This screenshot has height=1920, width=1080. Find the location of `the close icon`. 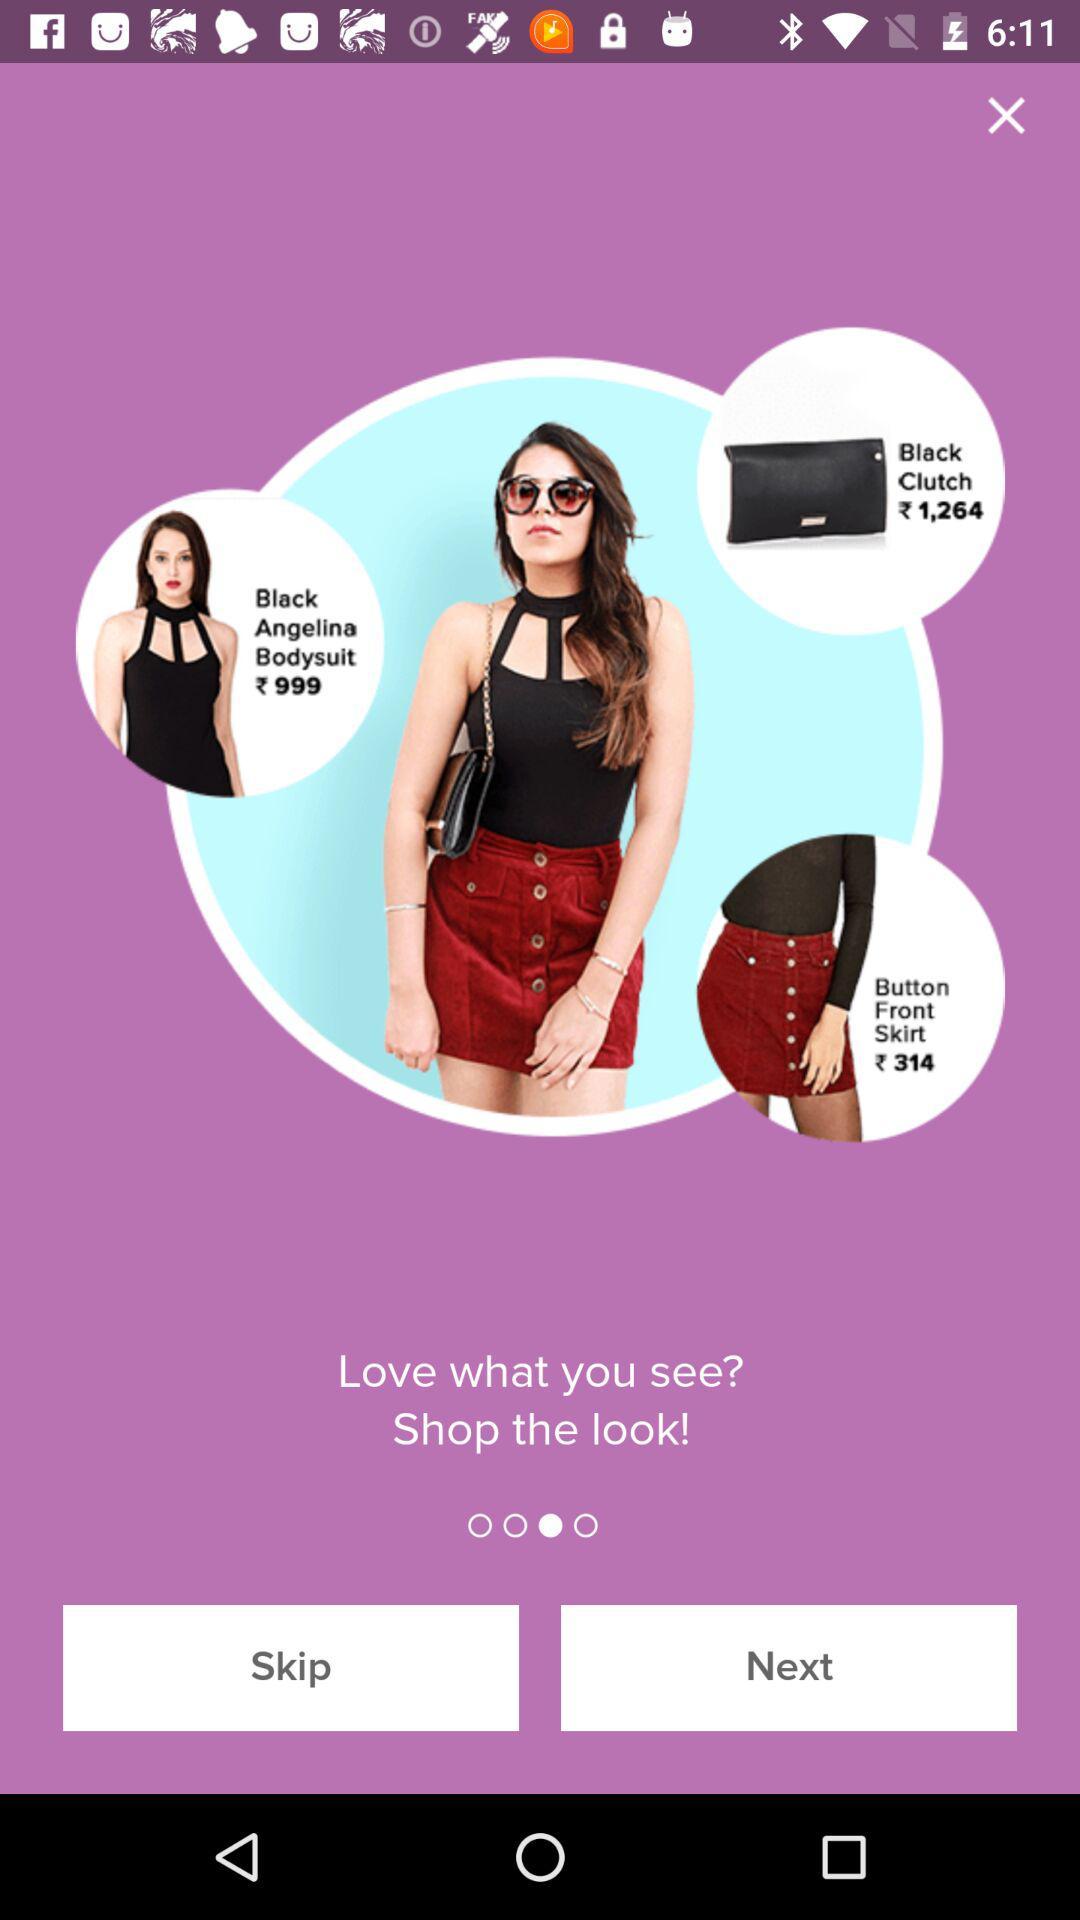

the close icon is located at coordinates (1006, 114).